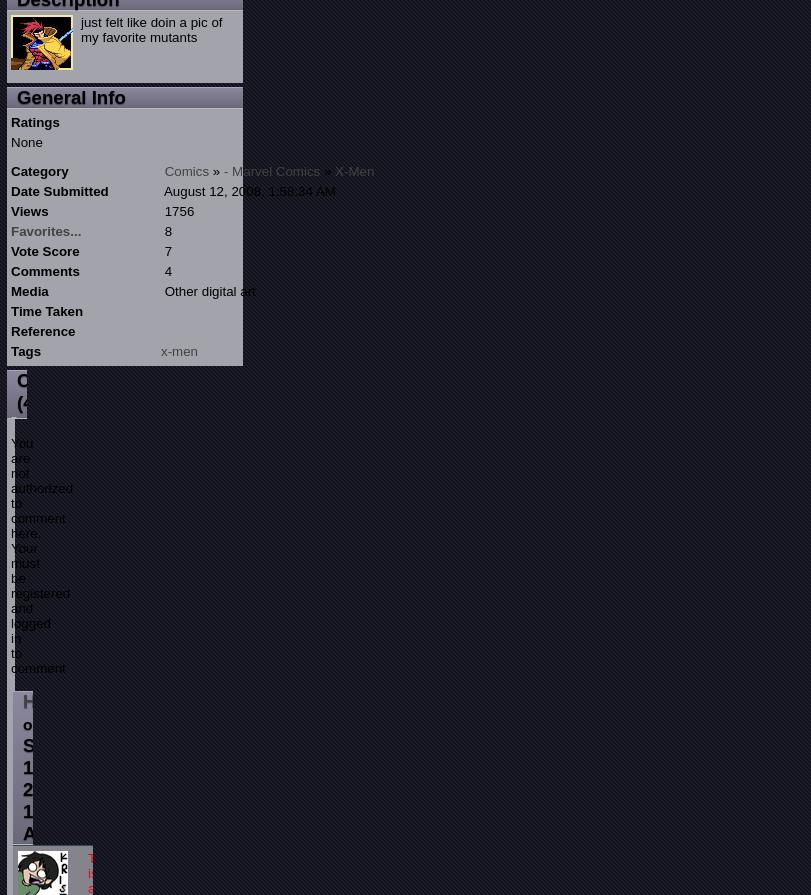 The width and height of the screenshot is (811, 895). Describe the element at coordinates (70, 97) in the screenshot. I see `'General Info'` at that location.